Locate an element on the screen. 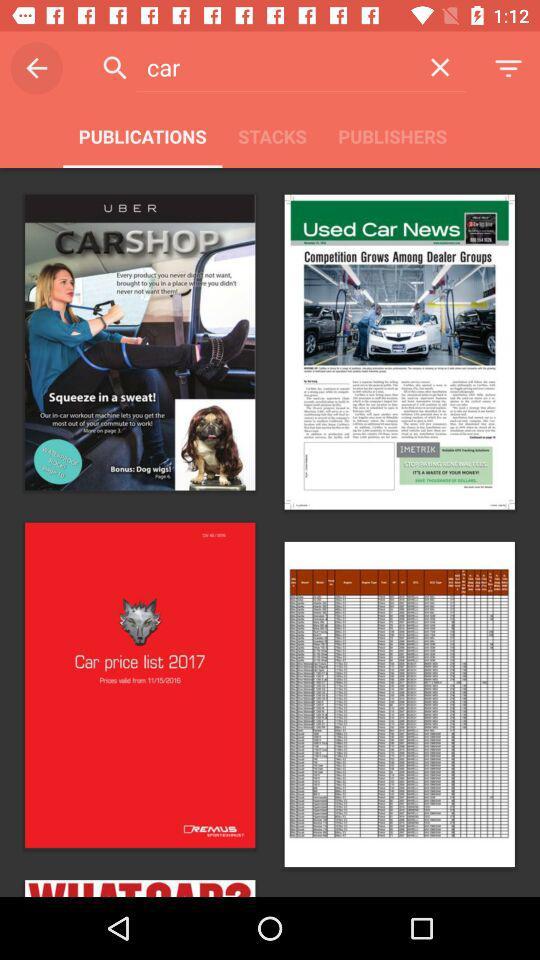 Image resolution: width=540 pixels, height=960 pixels. car icon is located at coordinates (274, 67).